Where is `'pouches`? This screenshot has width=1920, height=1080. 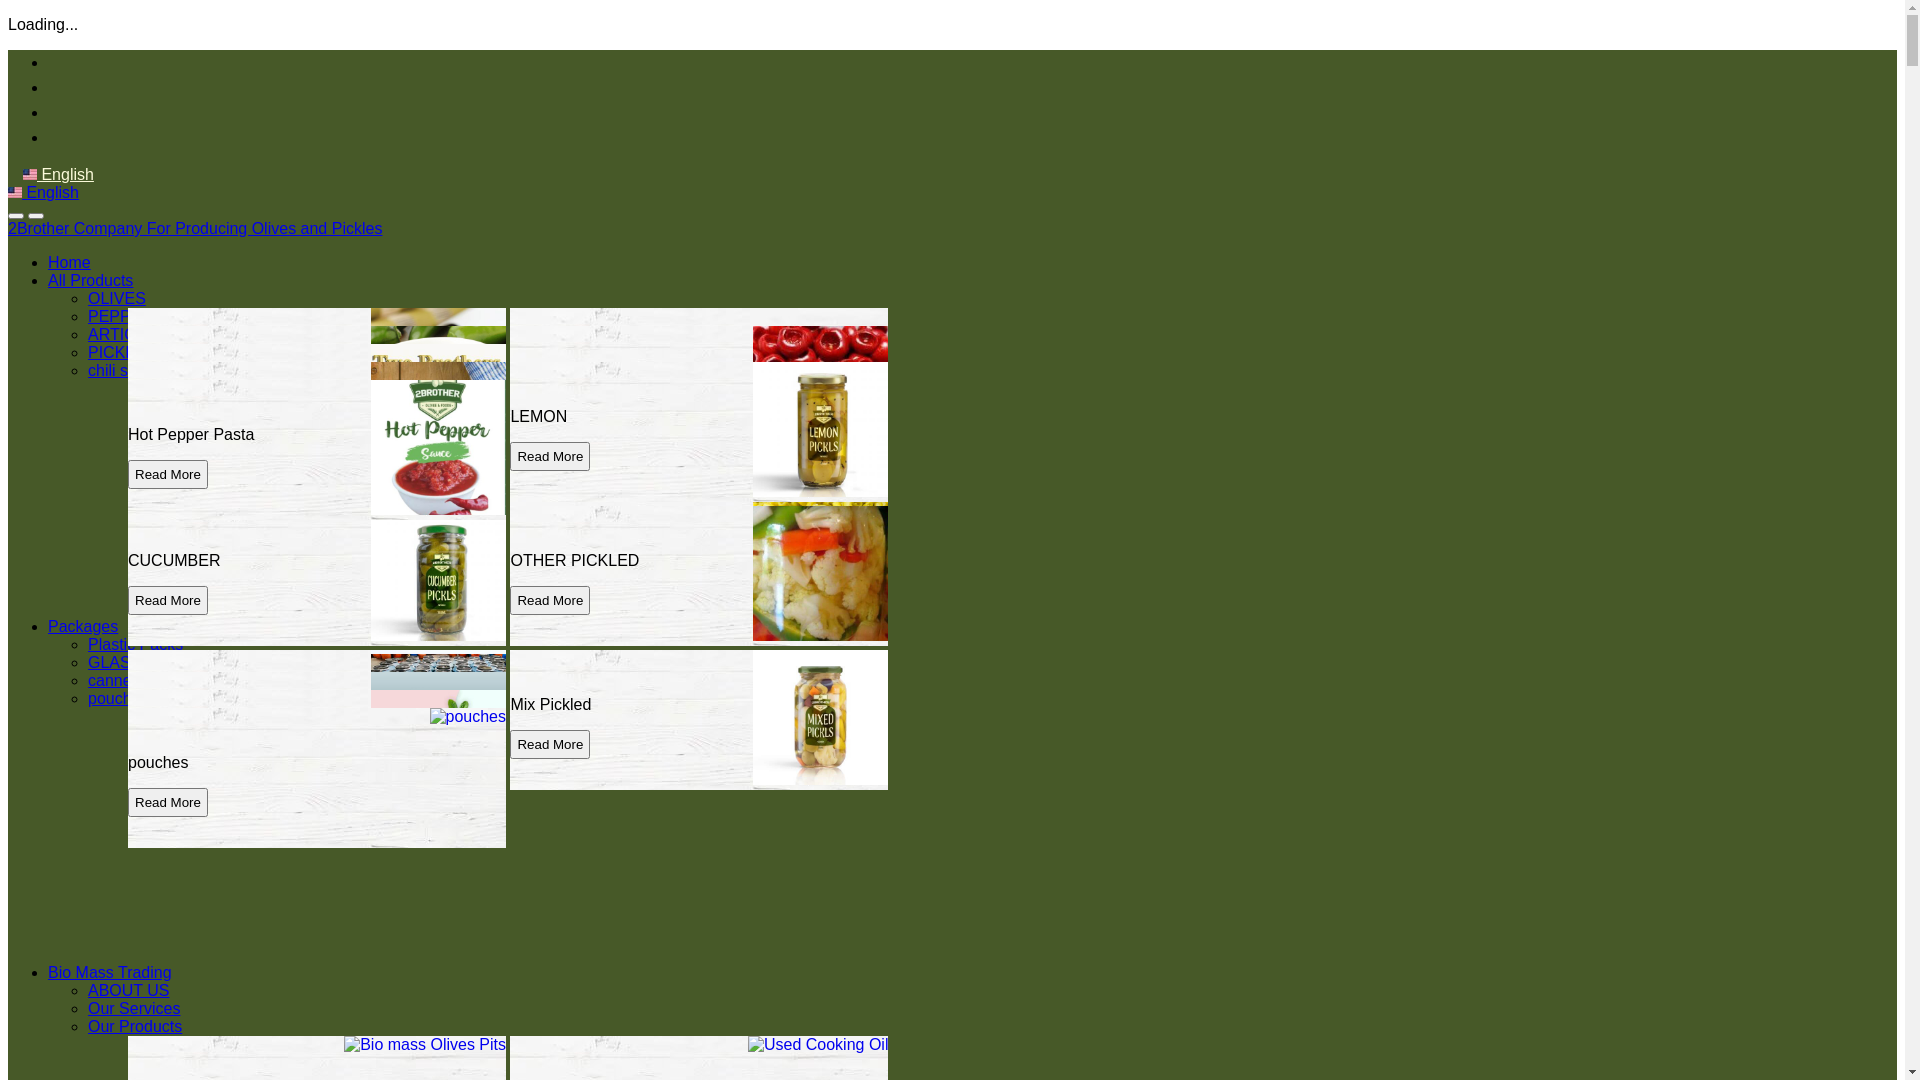
'pouches is located at coordinates (315, 777).